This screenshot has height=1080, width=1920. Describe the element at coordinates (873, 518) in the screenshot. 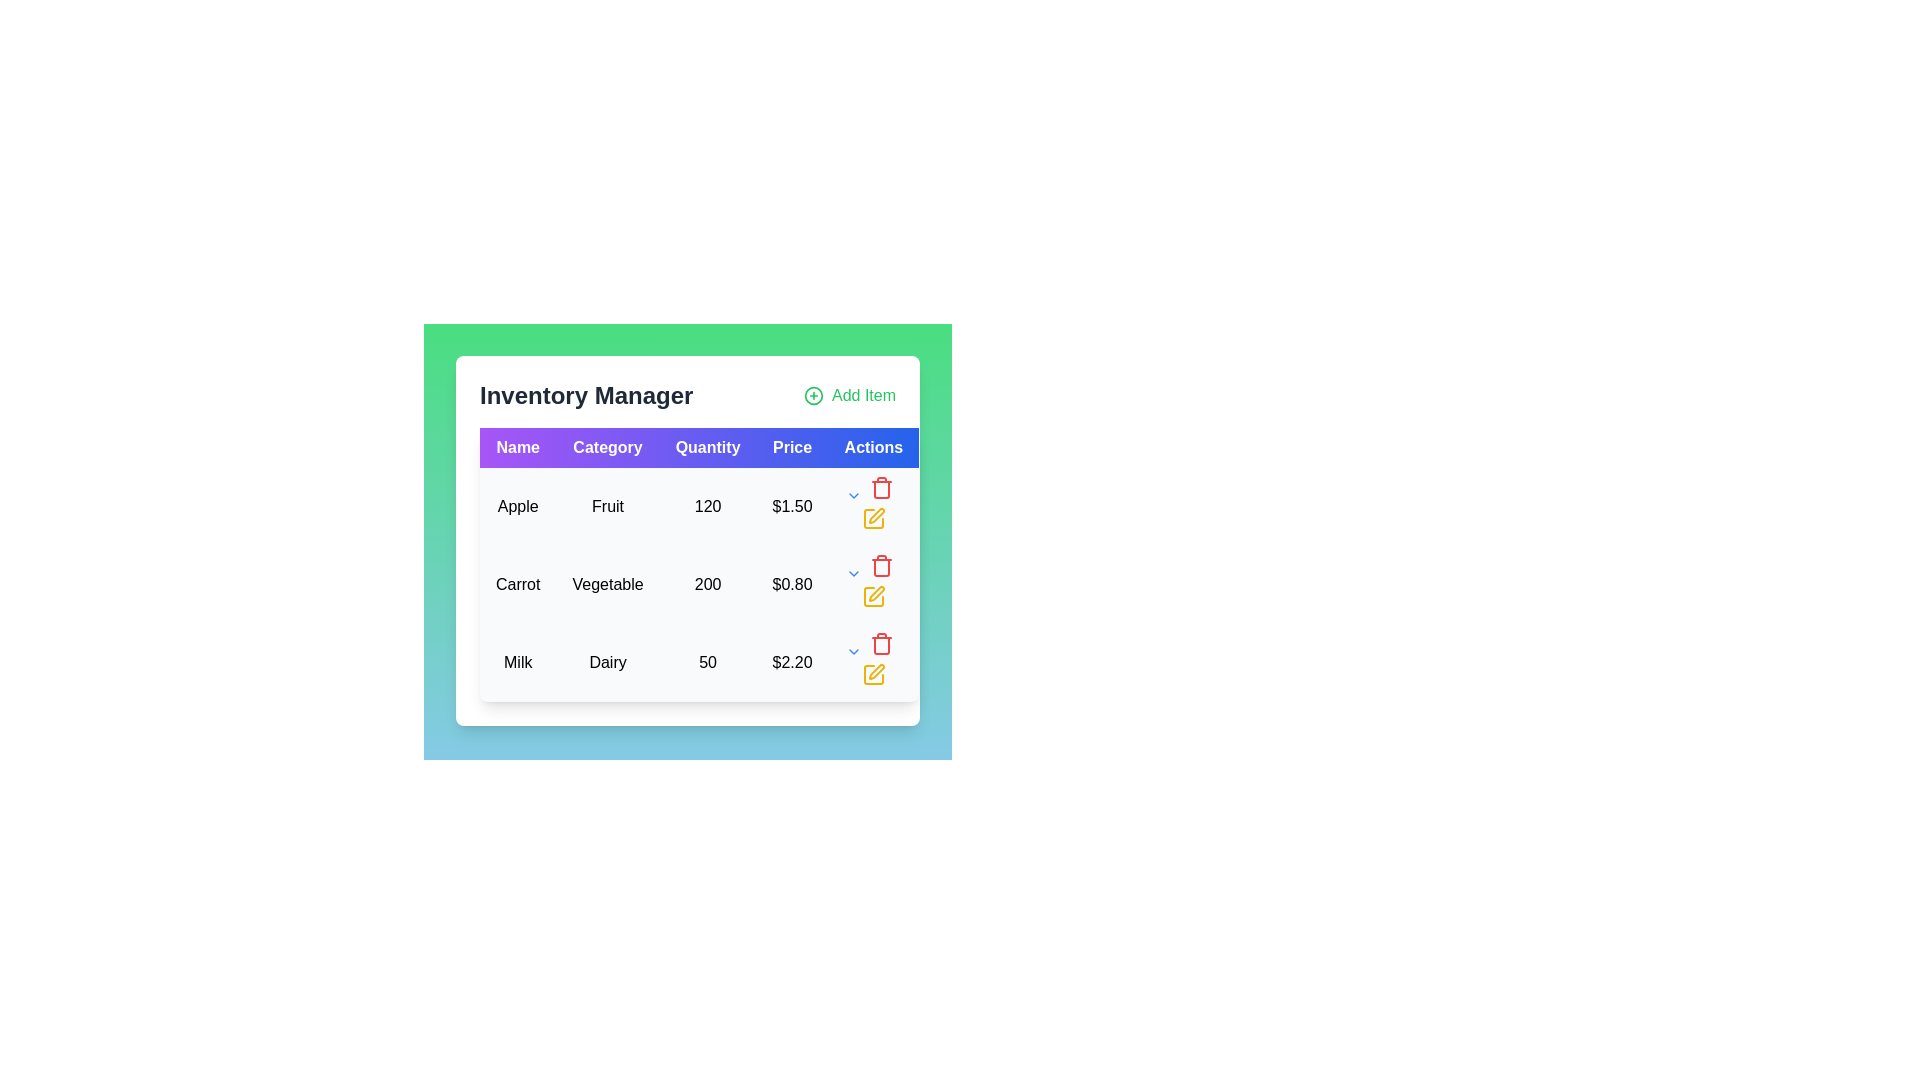

I see `the yellow pencil icon button in the first row of the 'Actions' column` at that location.